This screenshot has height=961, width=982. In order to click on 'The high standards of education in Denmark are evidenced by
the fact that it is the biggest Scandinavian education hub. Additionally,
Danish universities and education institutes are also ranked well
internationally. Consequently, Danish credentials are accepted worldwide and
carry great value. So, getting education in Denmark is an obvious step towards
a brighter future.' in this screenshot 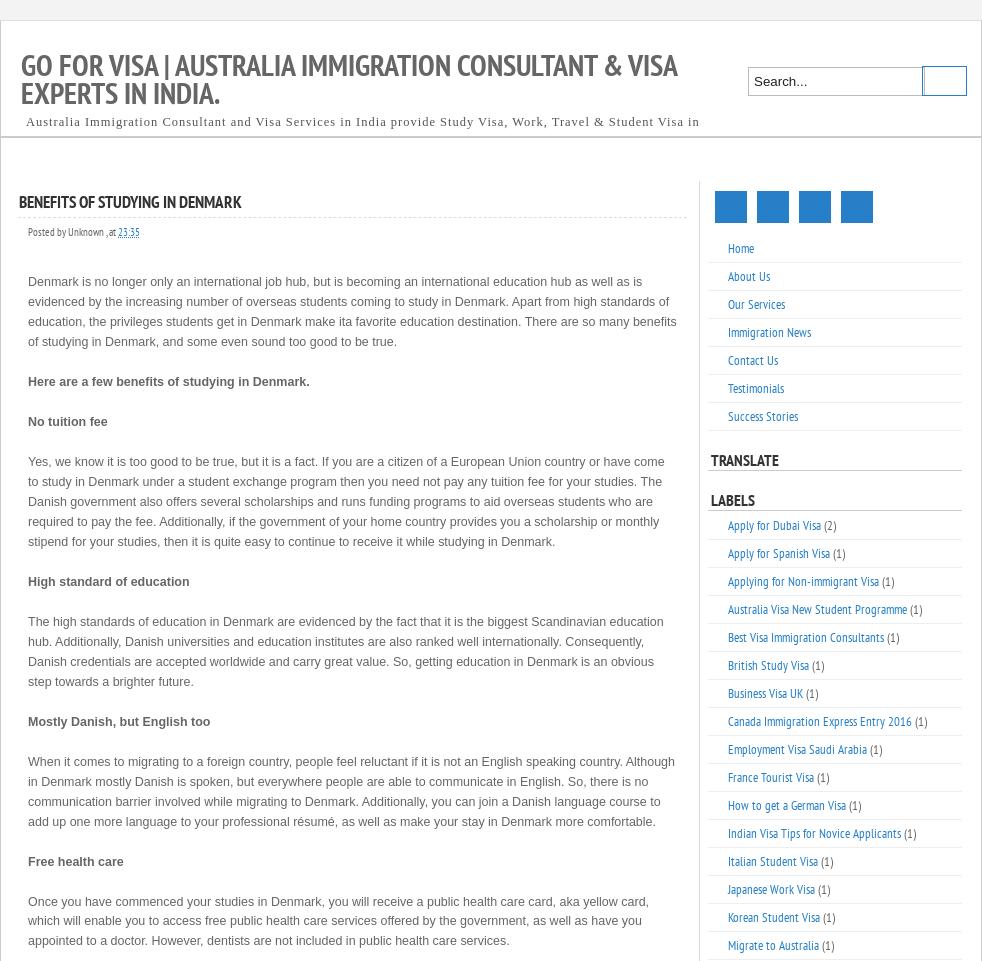, I will do `click(345, 649)`.